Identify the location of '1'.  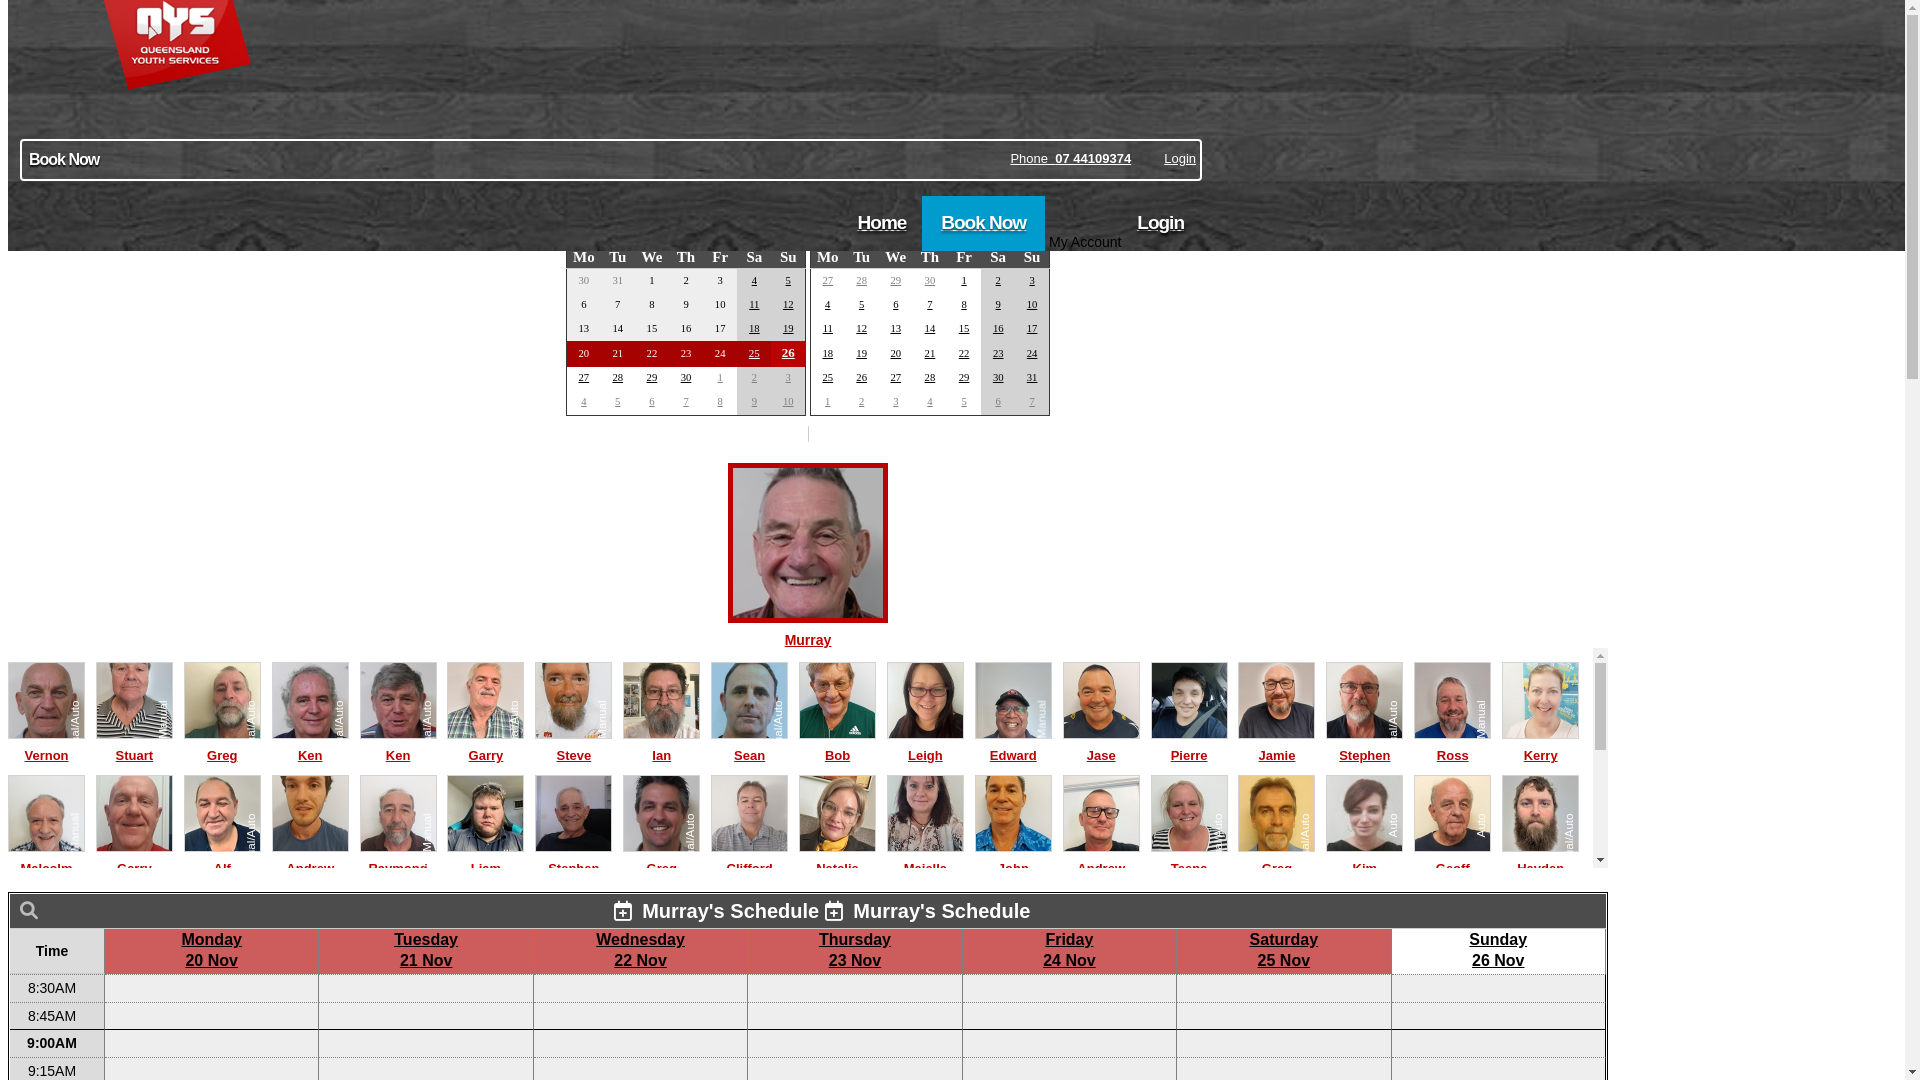
(963, 280).